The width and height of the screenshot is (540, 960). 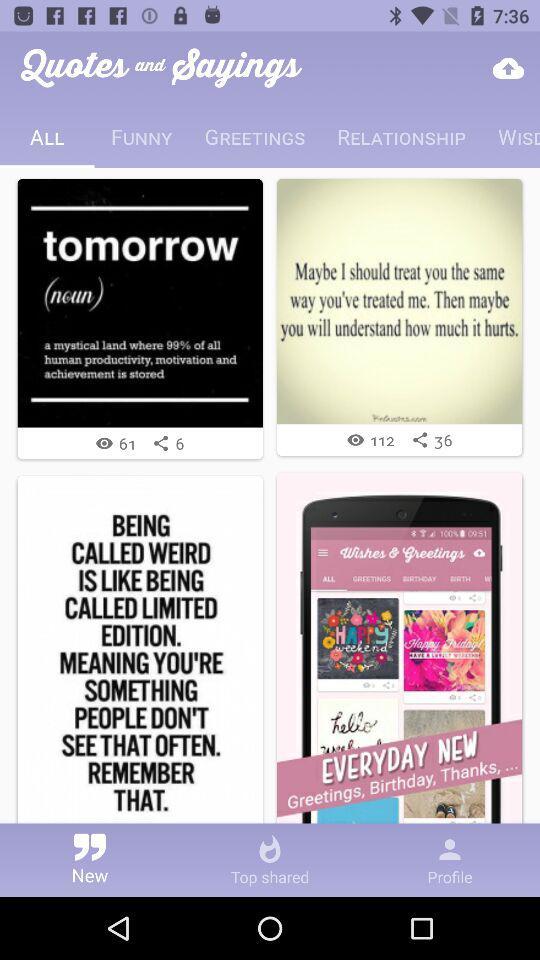 What do you see at coordinates (139, 303) in the screenshot?
I see `the first image` at bounding box center [139, 303].